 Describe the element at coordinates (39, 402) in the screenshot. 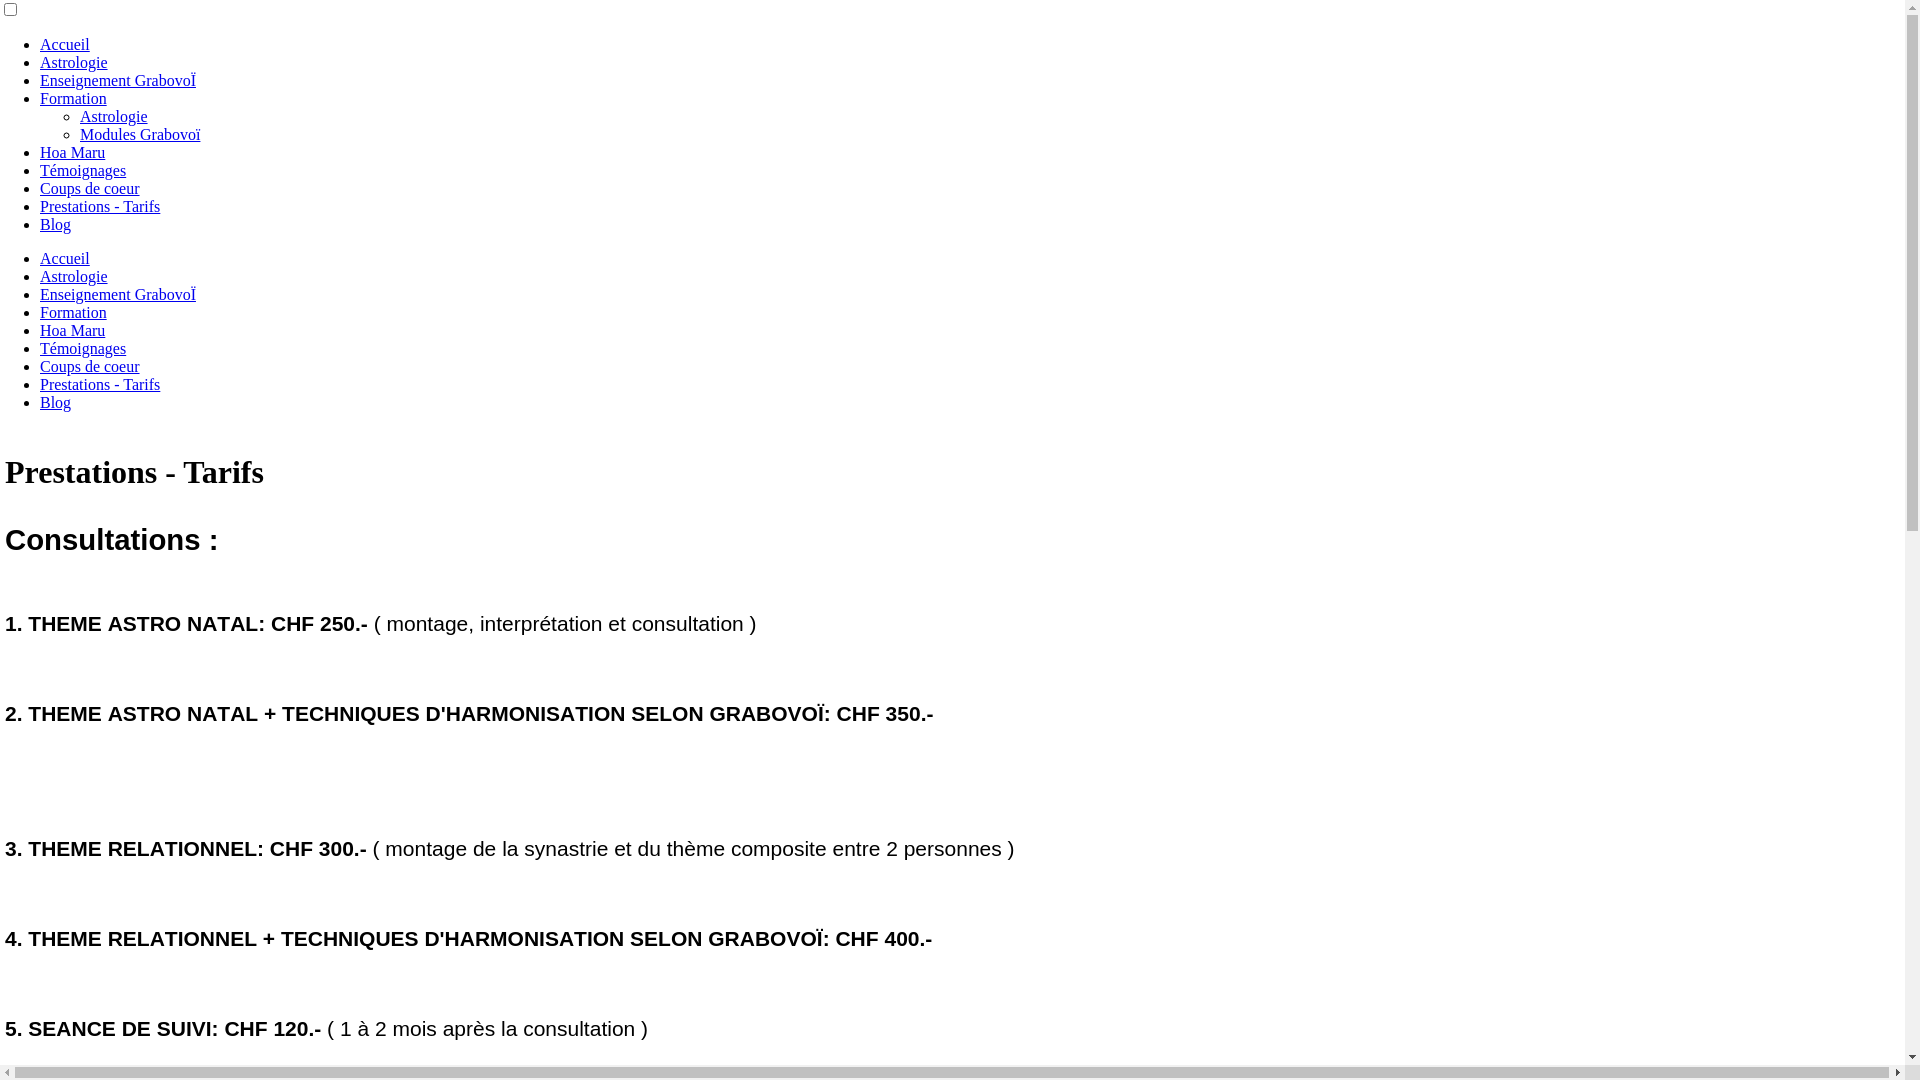

I see `'Blog'` at that location.